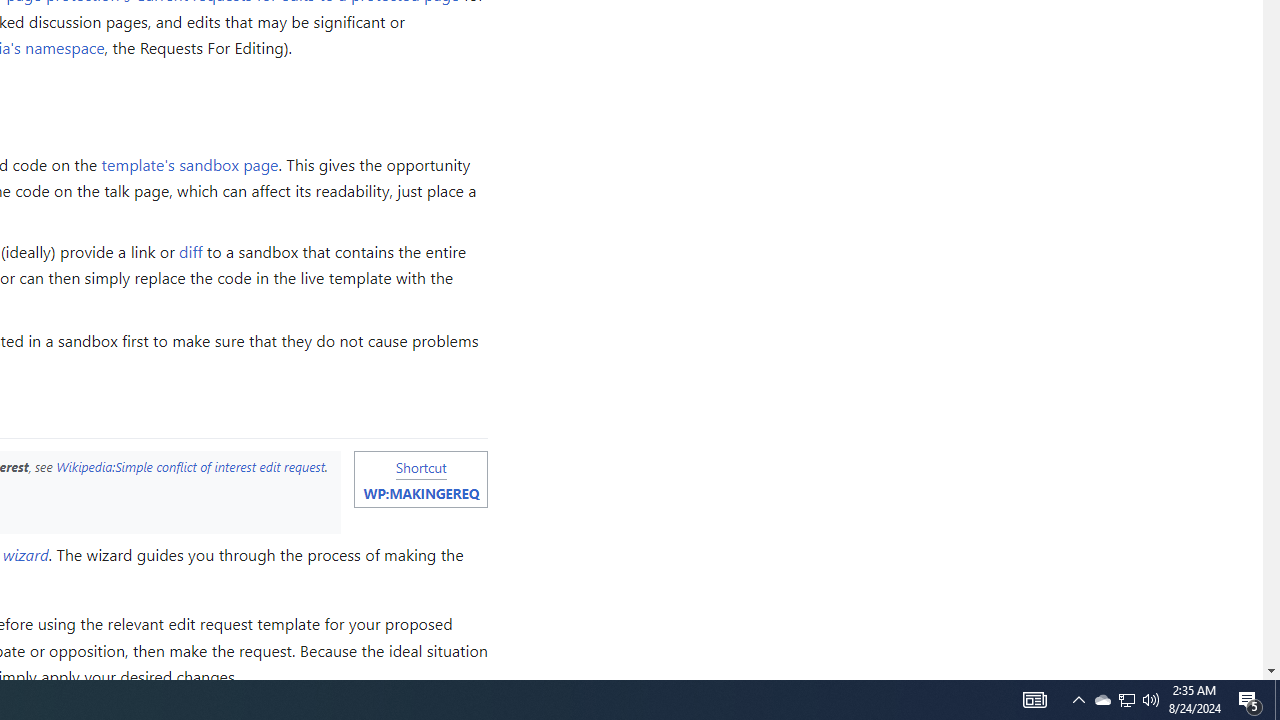  What do you see at coordinates (191, 250) in the screenshot?
I see `'diff'` at bounding box center [191, 250].